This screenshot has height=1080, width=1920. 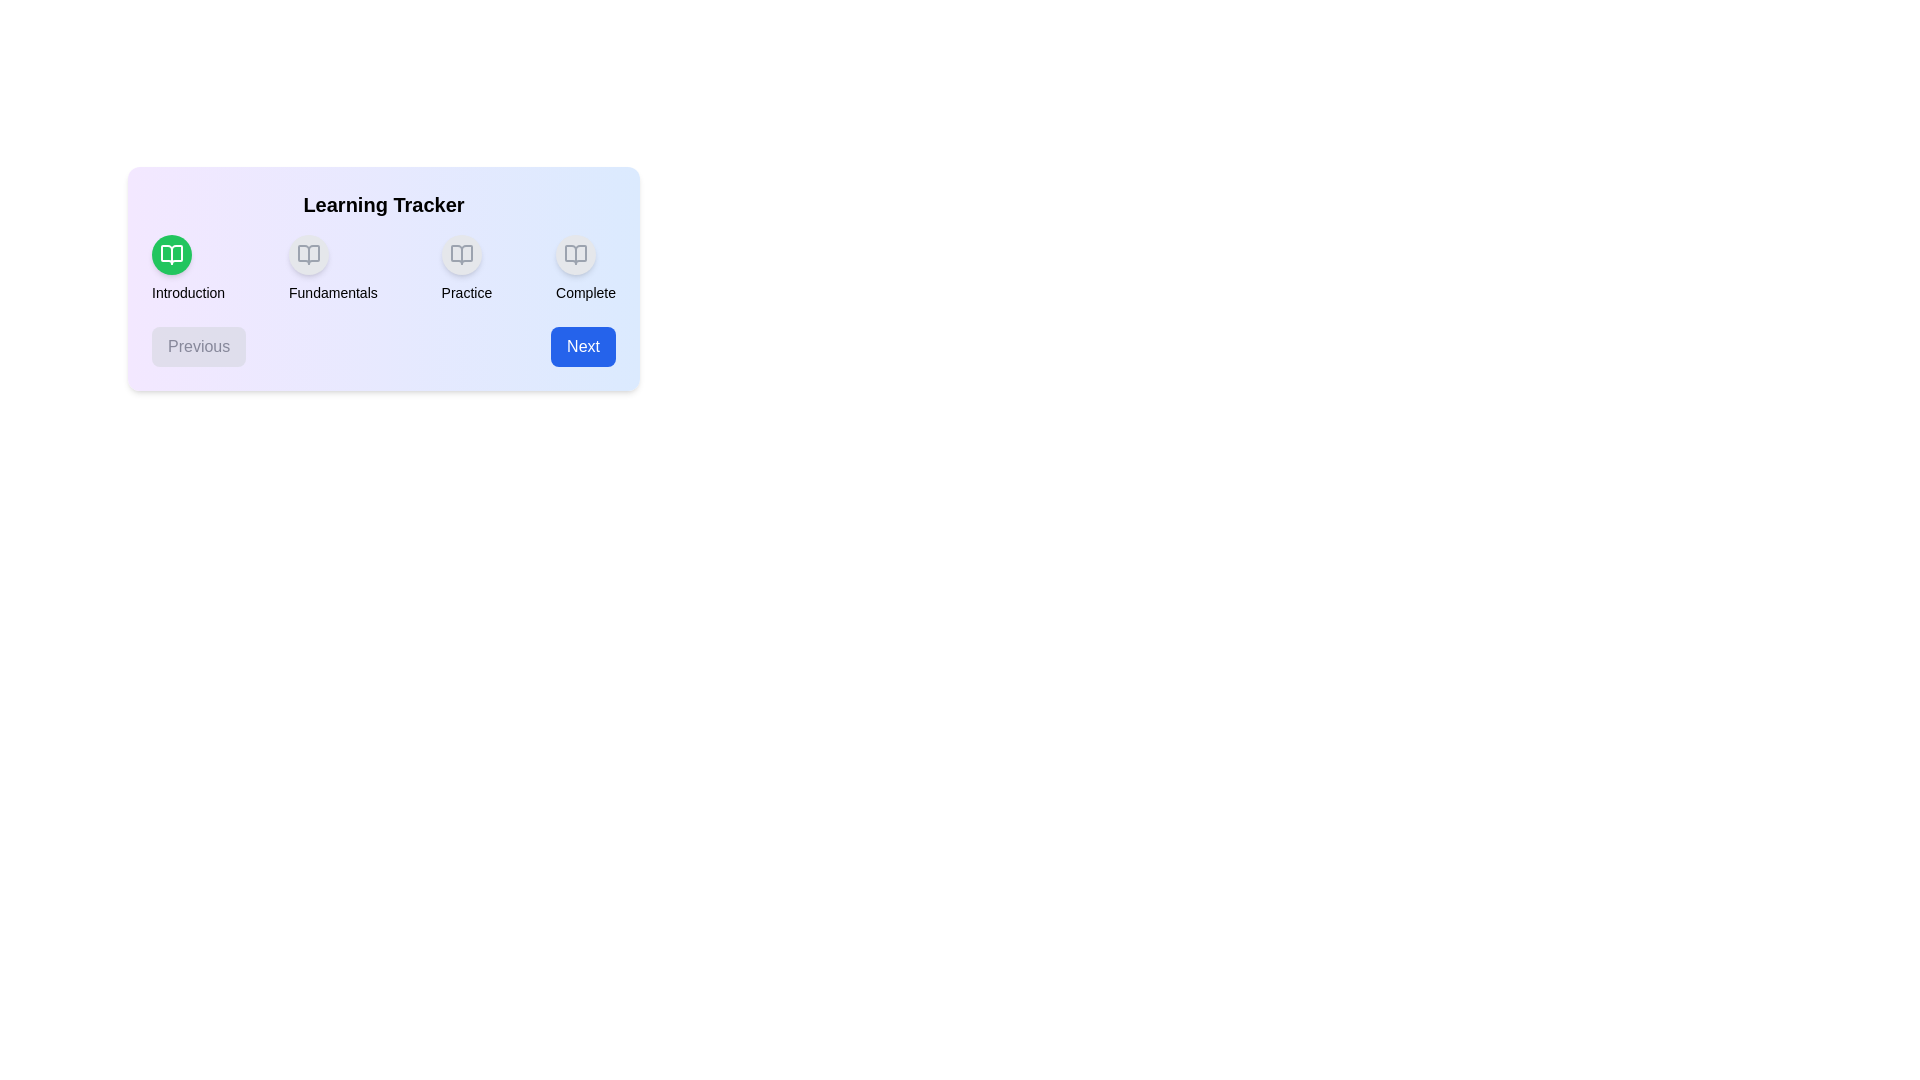 I want to click on the 'Learning Tracker' header text element, which is a bold title centered at the top of the panel, so click(x=384, y=204).